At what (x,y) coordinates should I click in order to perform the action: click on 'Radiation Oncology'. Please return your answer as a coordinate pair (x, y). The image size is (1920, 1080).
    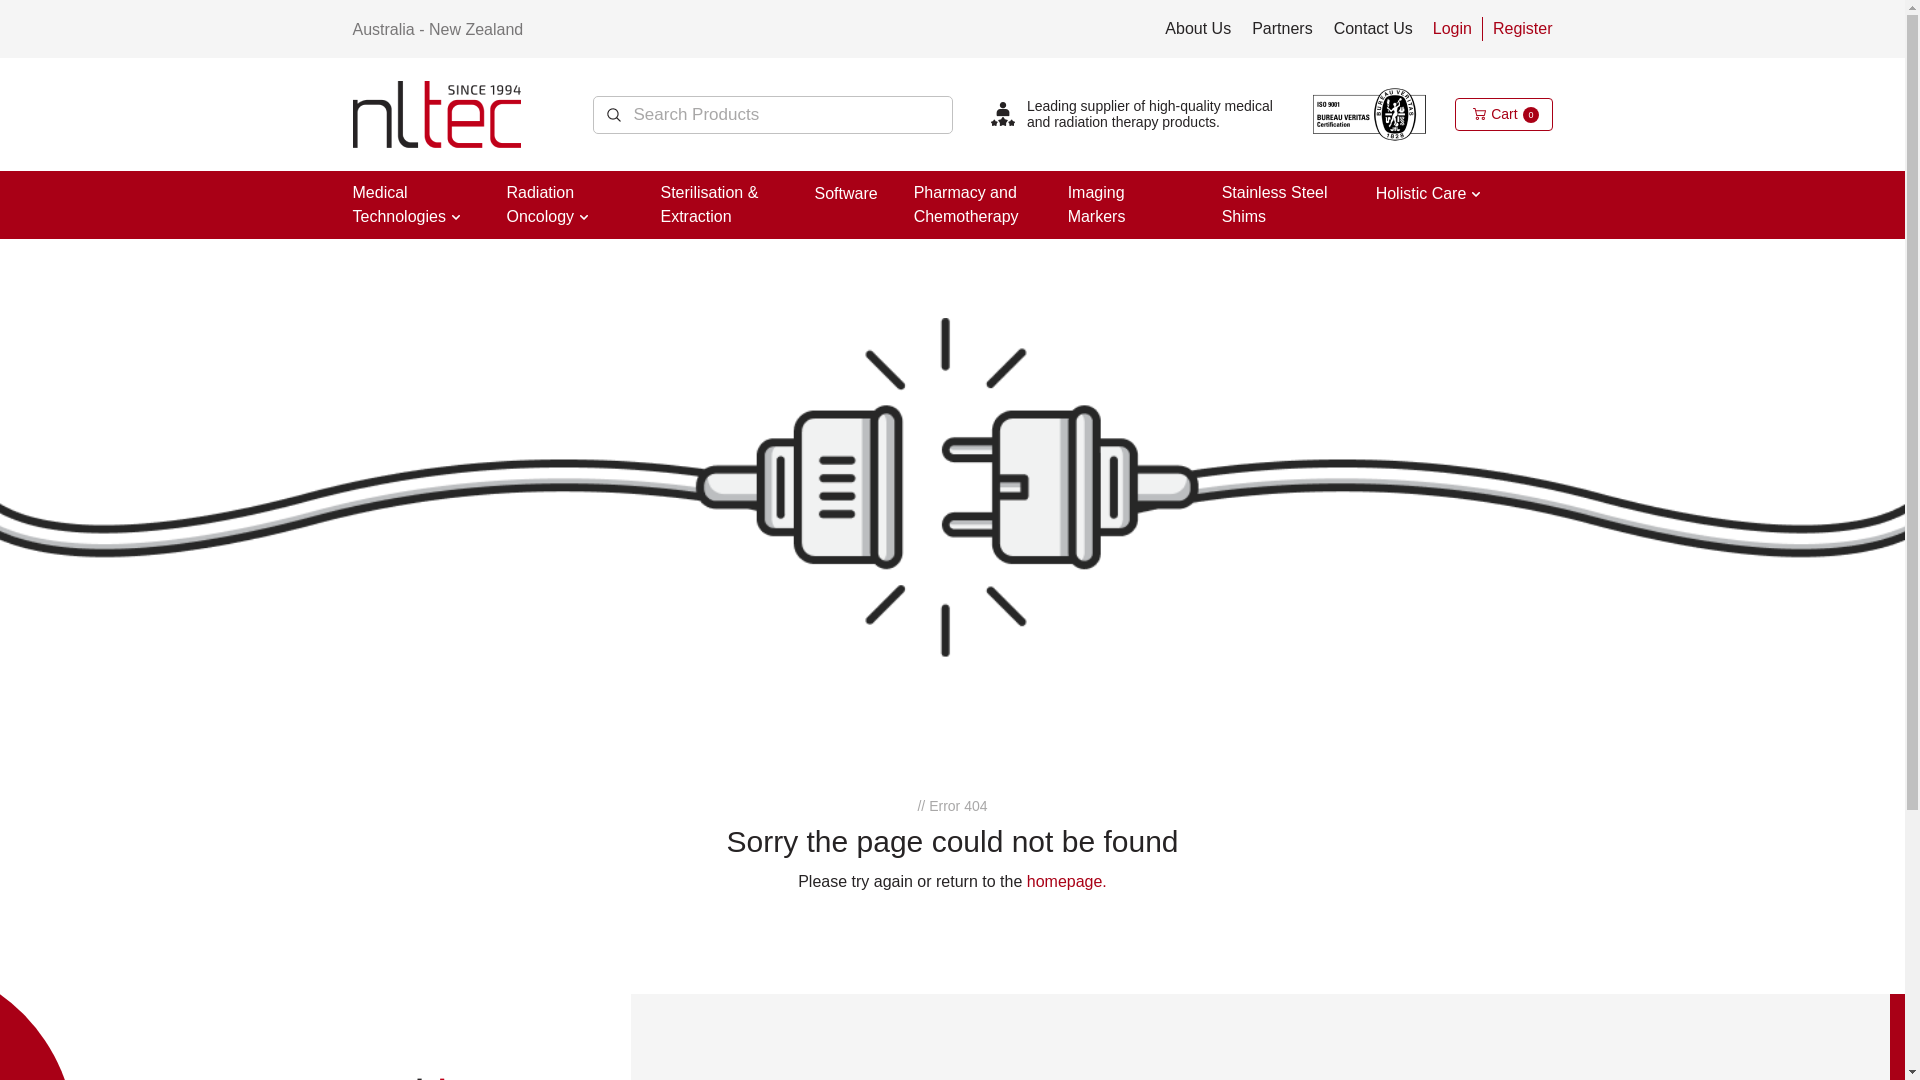
    Looking at the image, I should click on (539, 204).